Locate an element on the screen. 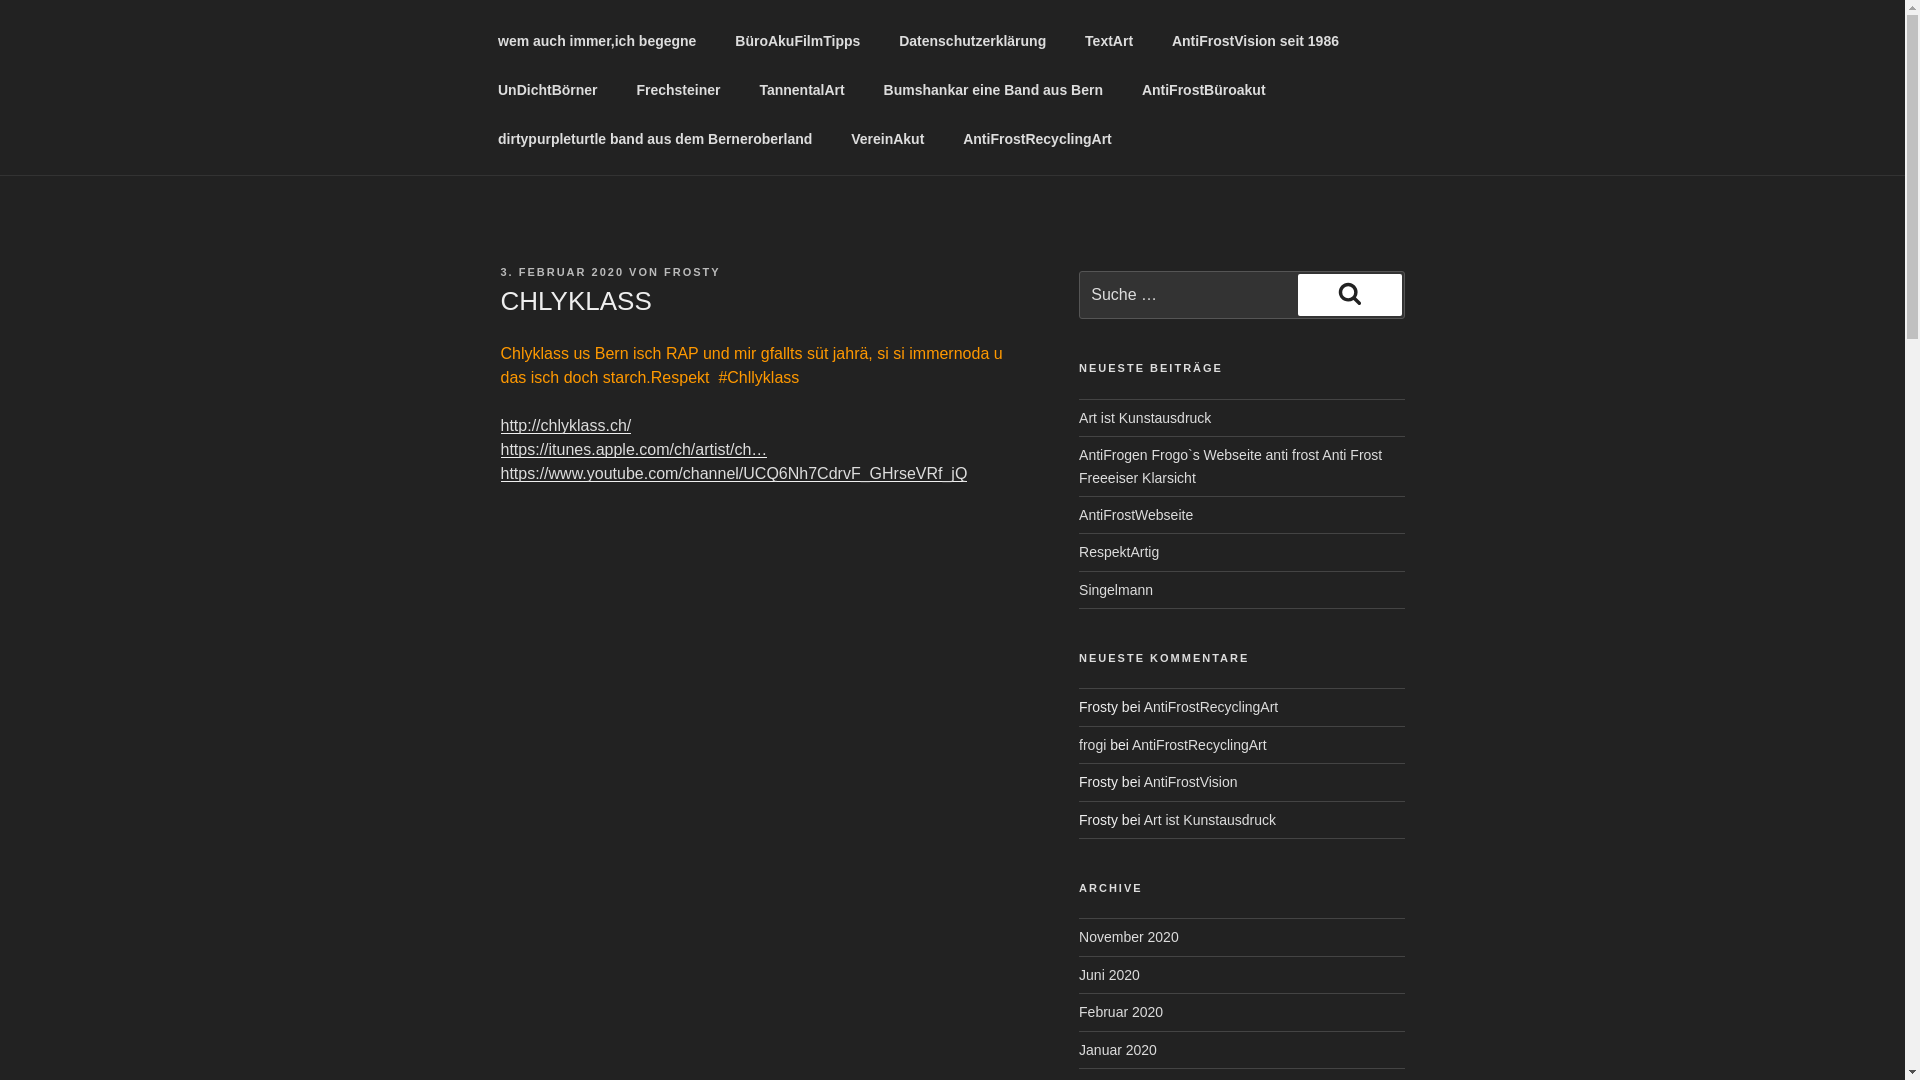  'Frechsteiner' is located at coordinates (678, 90).